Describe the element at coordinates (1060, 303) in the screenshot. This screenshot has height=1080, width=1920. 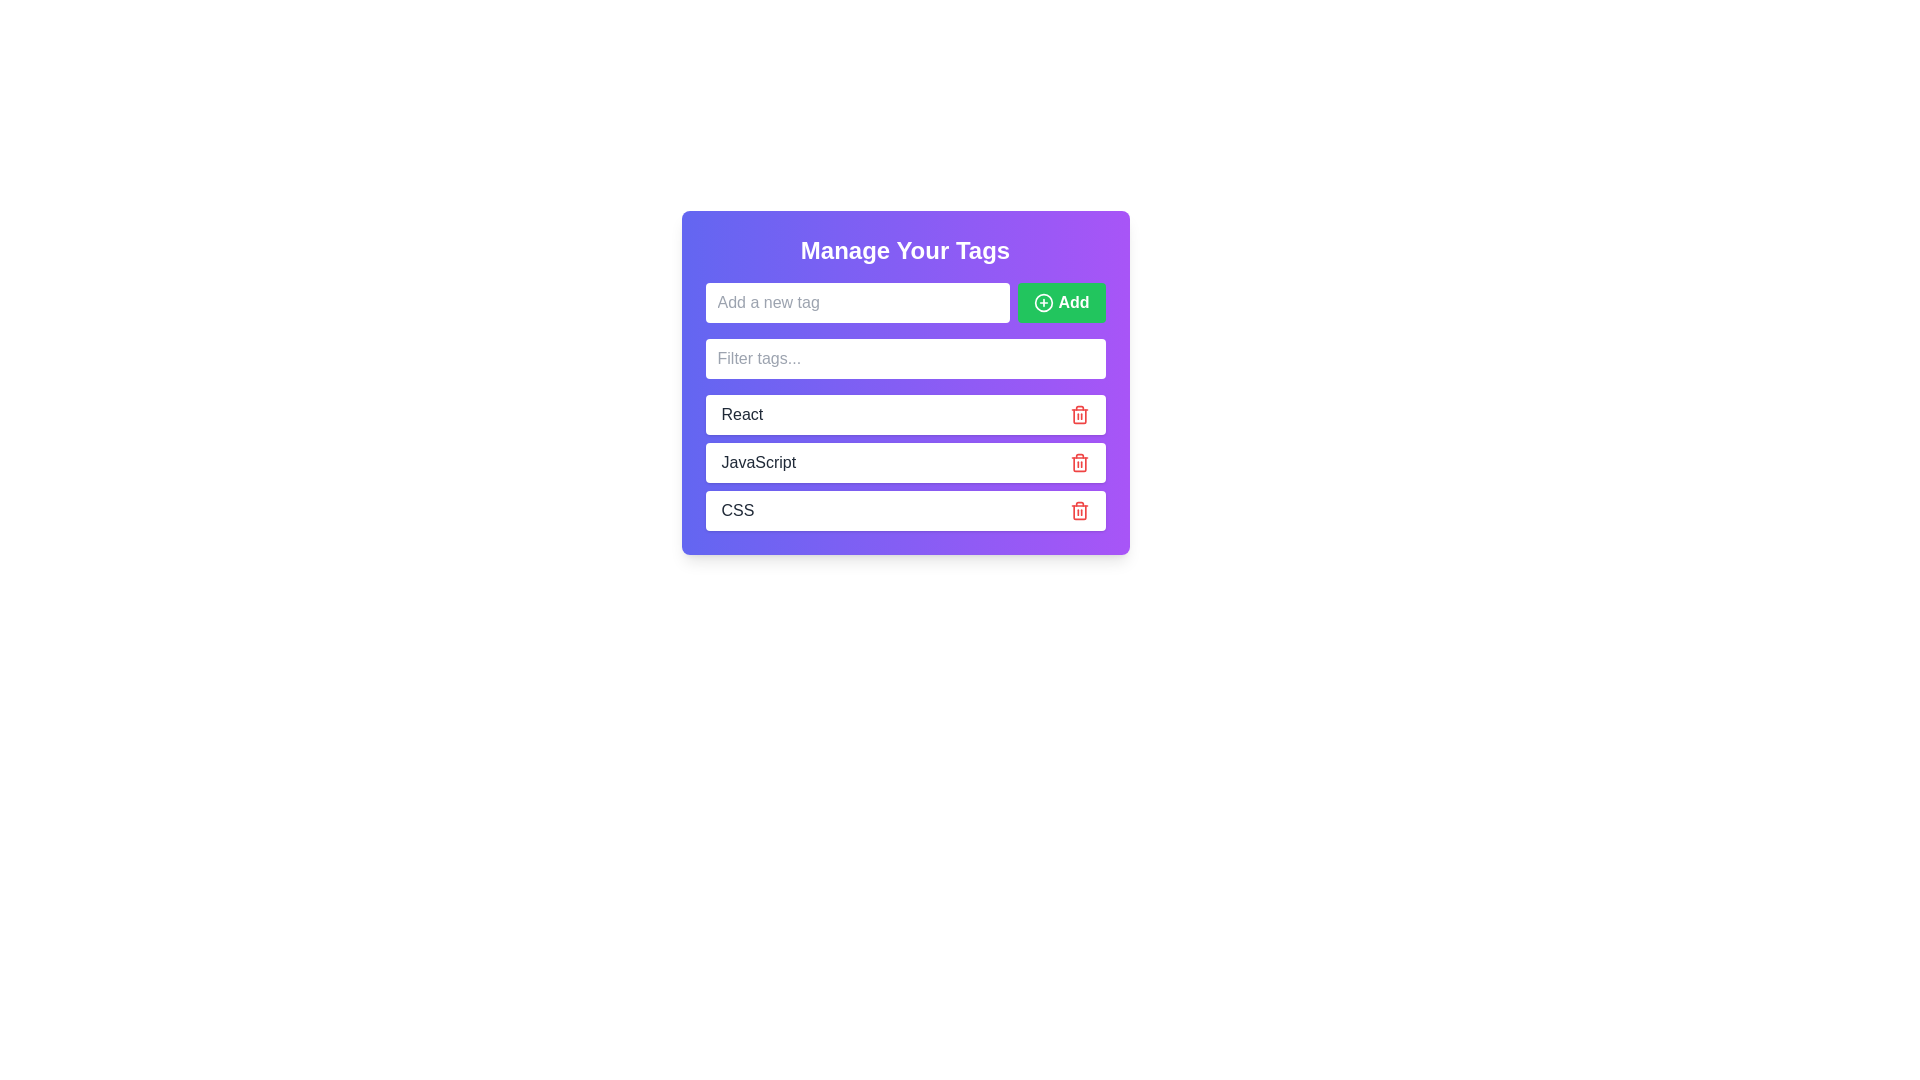
I see `the button located to the right of the 'Add a new tag' input field in the 'Manage Your Tags' interface` at that location.